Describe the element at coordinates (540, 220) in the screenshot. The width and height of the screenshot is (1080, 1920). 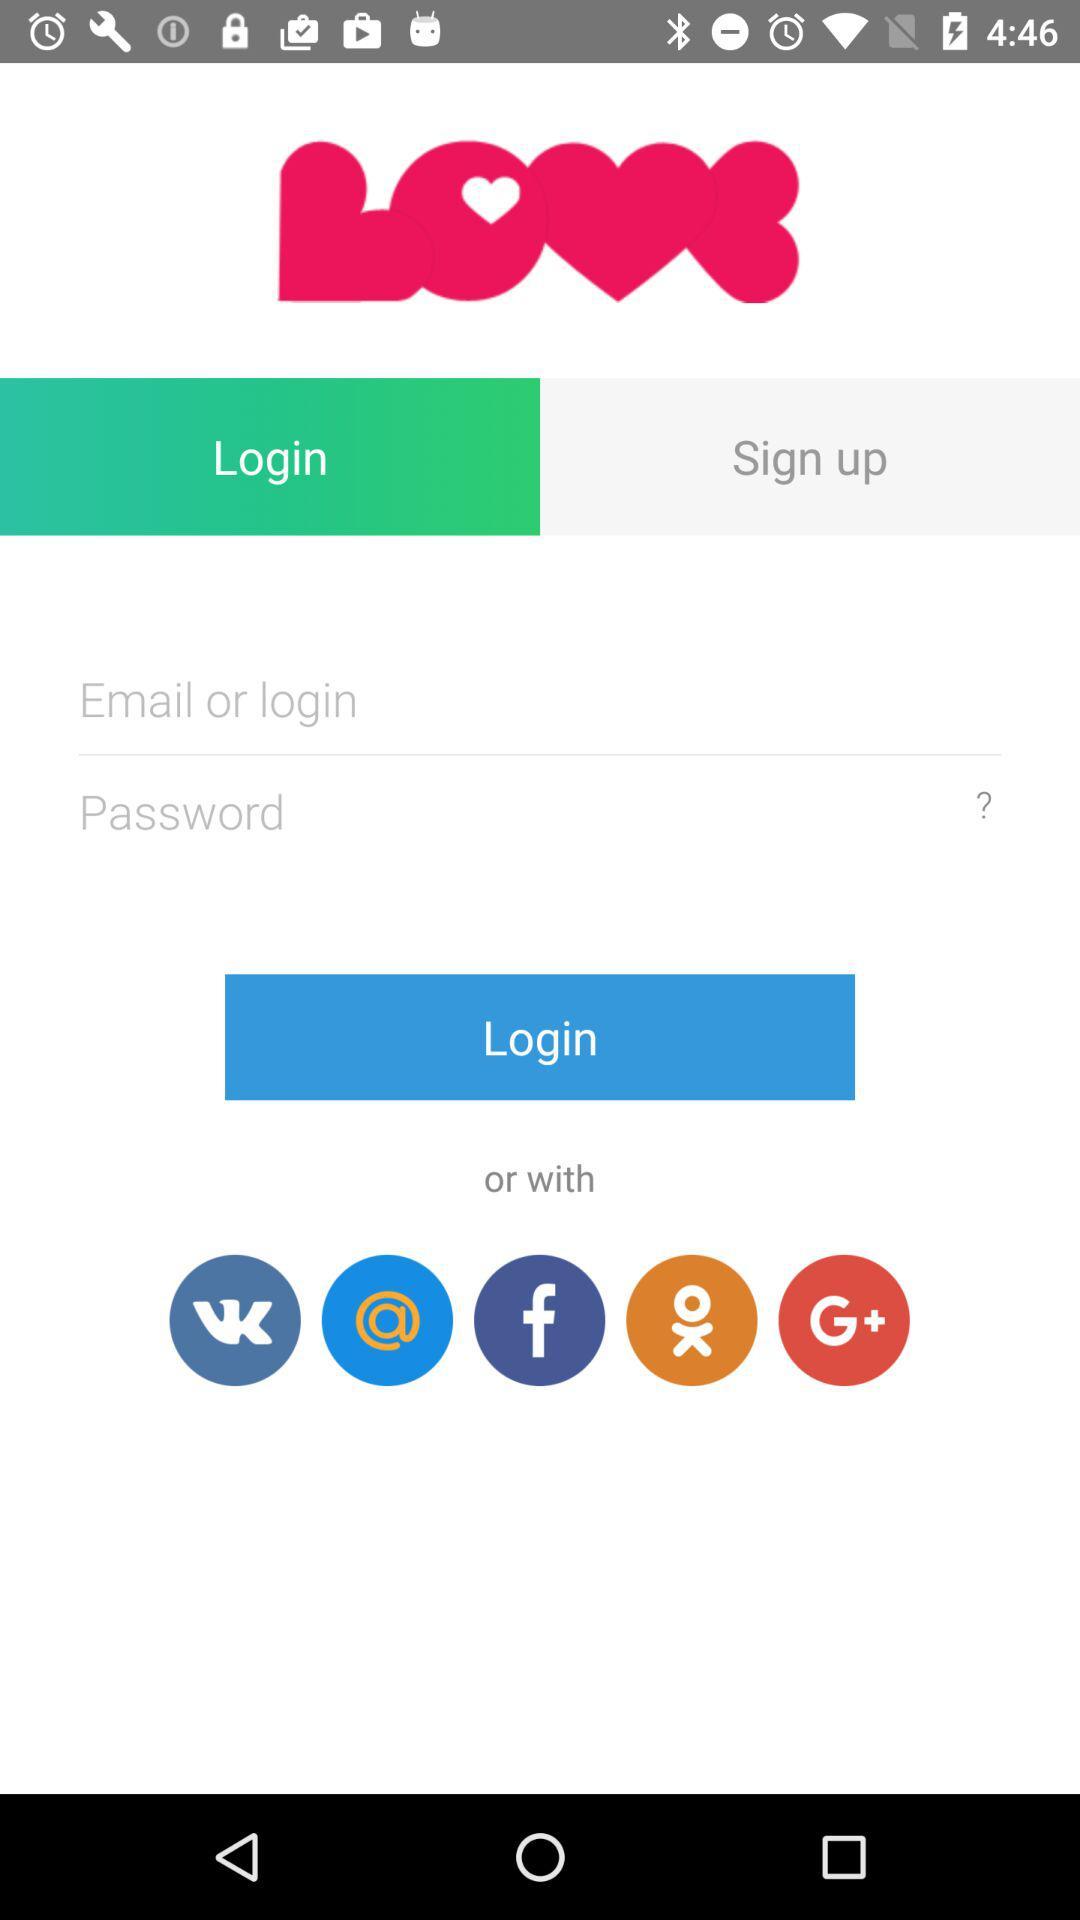
I see `item above the login item` at that location.